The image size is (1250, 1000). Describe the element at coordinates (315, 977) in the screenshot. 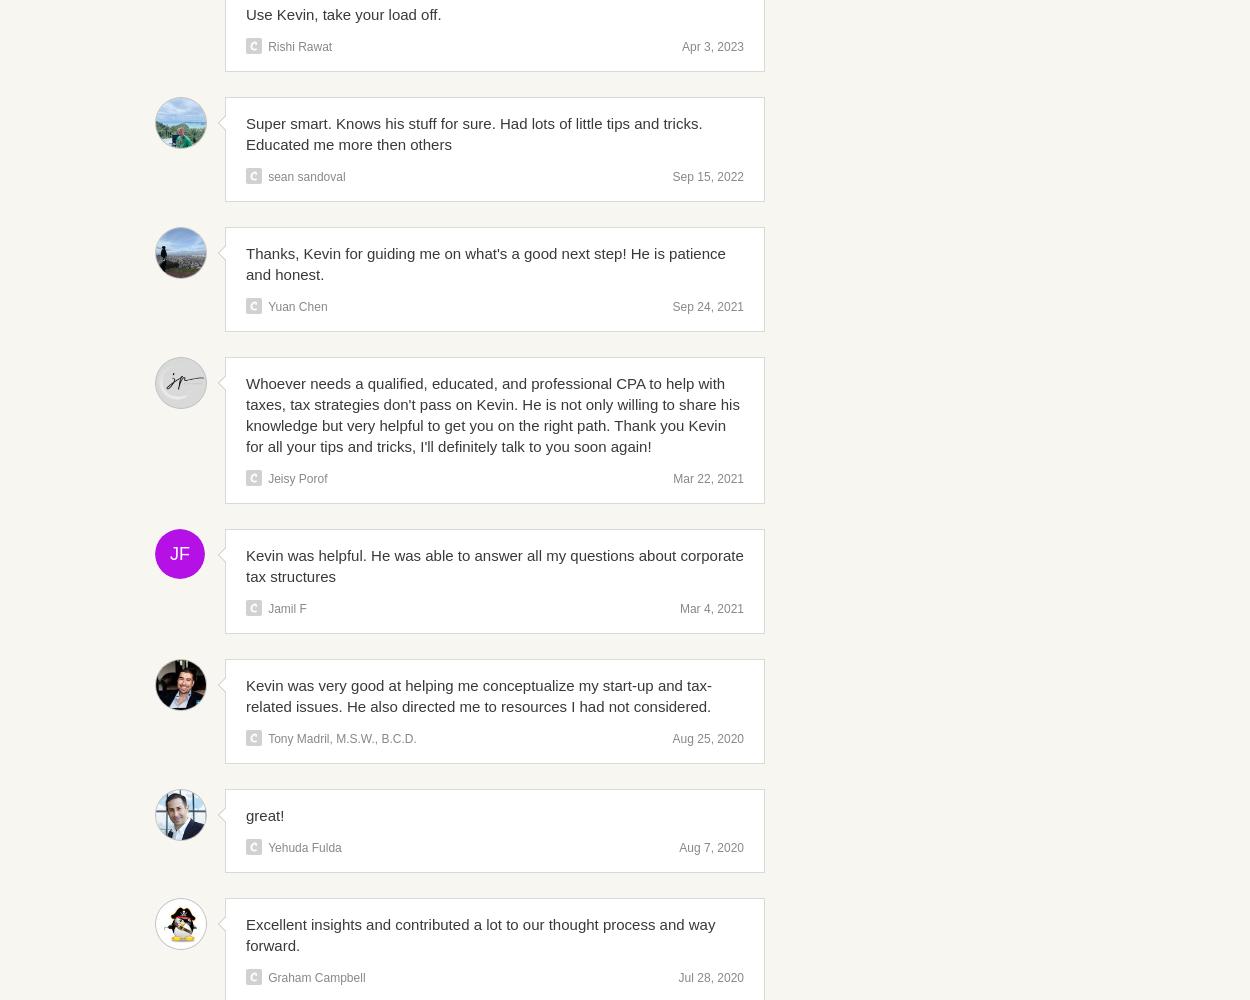

I see `'Graham Campbell'` at that location.